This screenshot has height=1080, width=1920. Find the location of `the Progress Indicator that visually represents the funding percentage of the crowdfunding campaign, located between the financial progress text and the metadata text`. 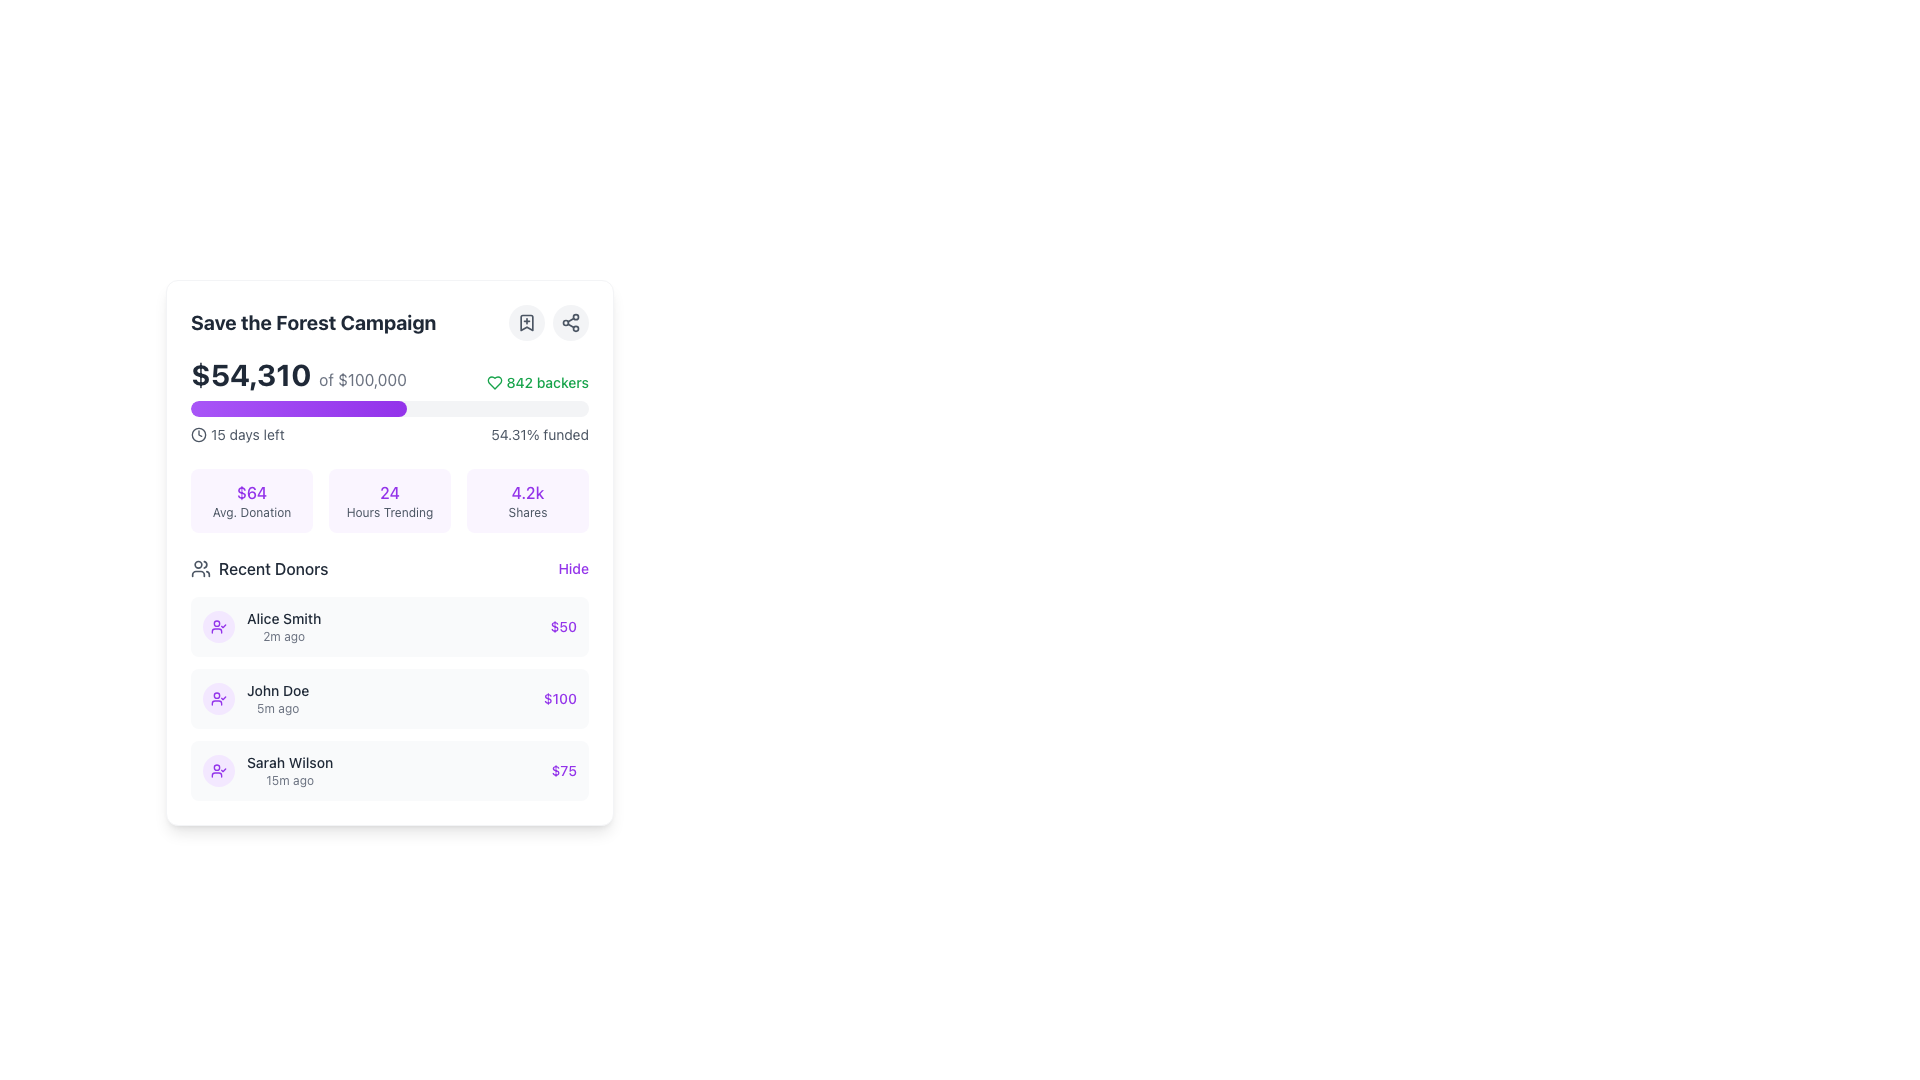

the Progress Indicator that visually represents the funding percentage of the crowdfunding campaign, located between the financial progress text and the metadata text is located at coordinates (389, 407).